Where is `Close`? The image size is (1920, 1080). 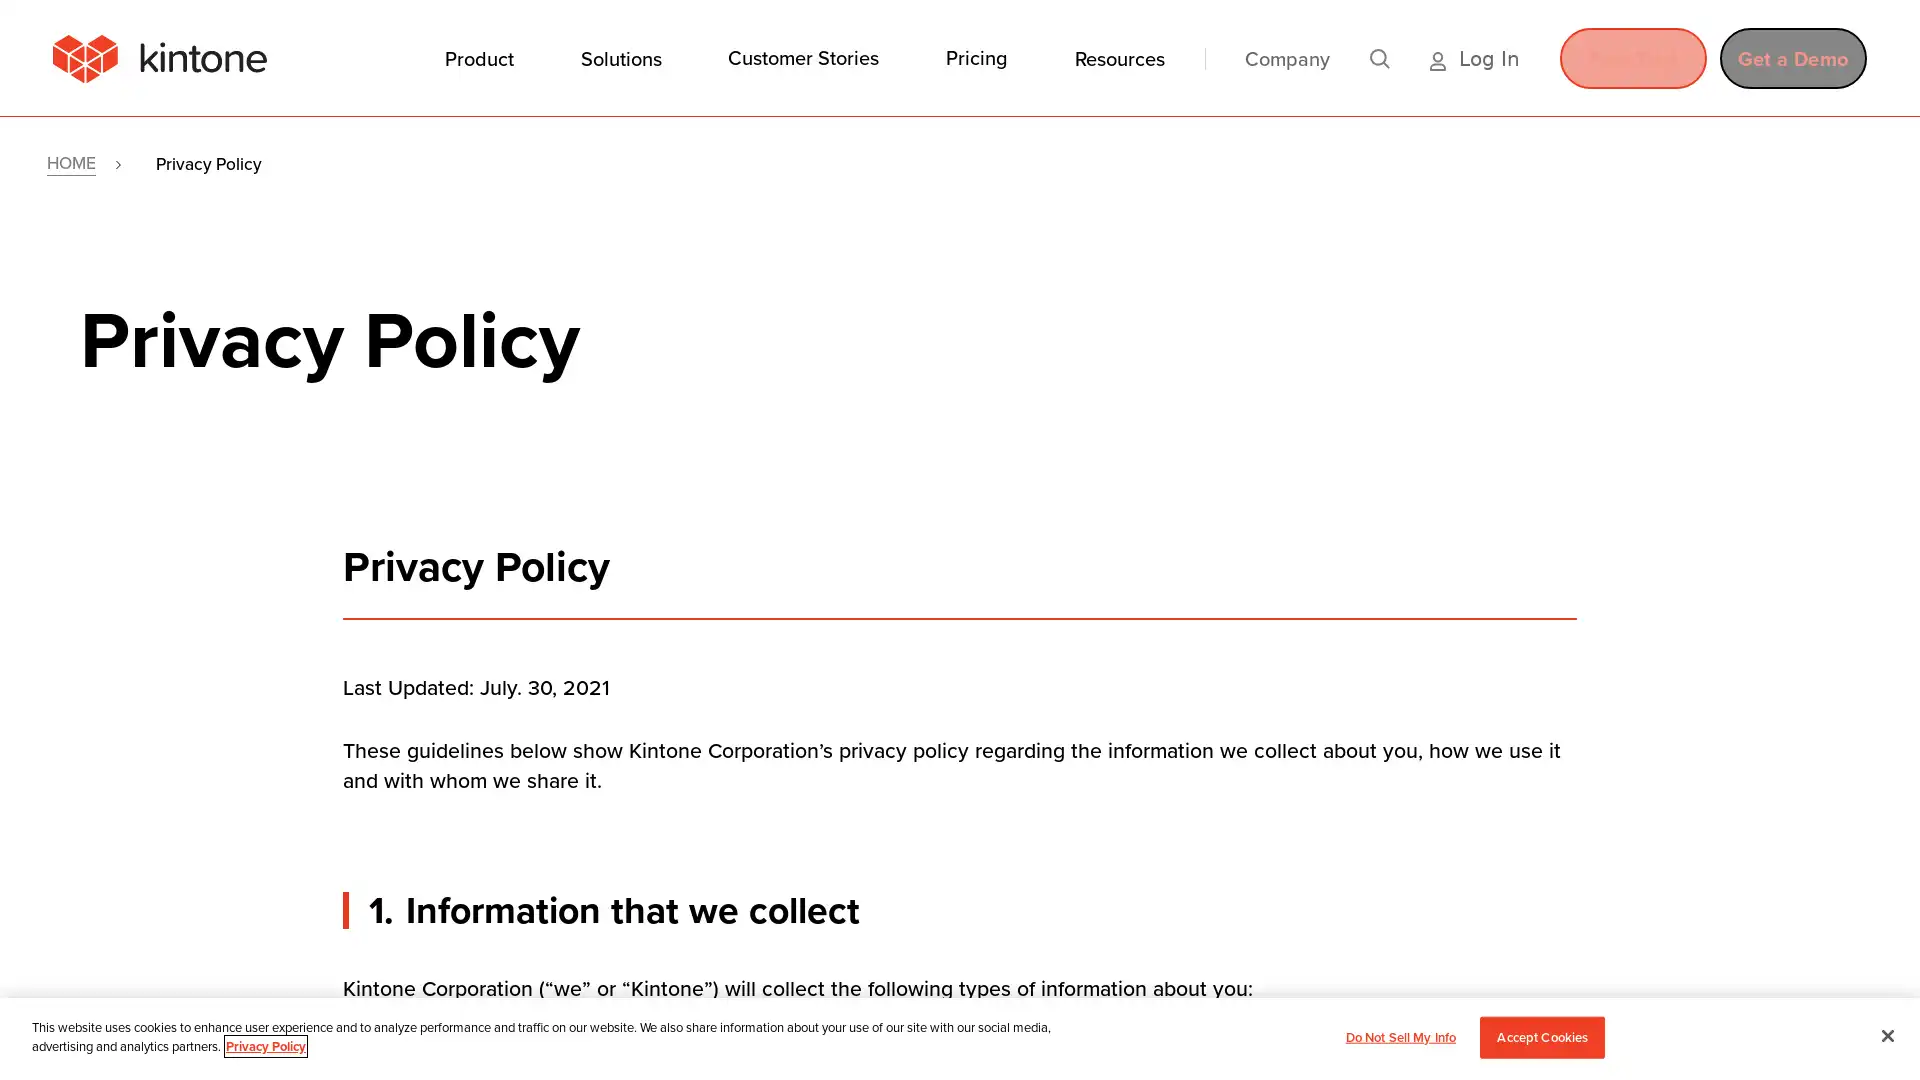 Close is located at coordinates (1886, 1034).